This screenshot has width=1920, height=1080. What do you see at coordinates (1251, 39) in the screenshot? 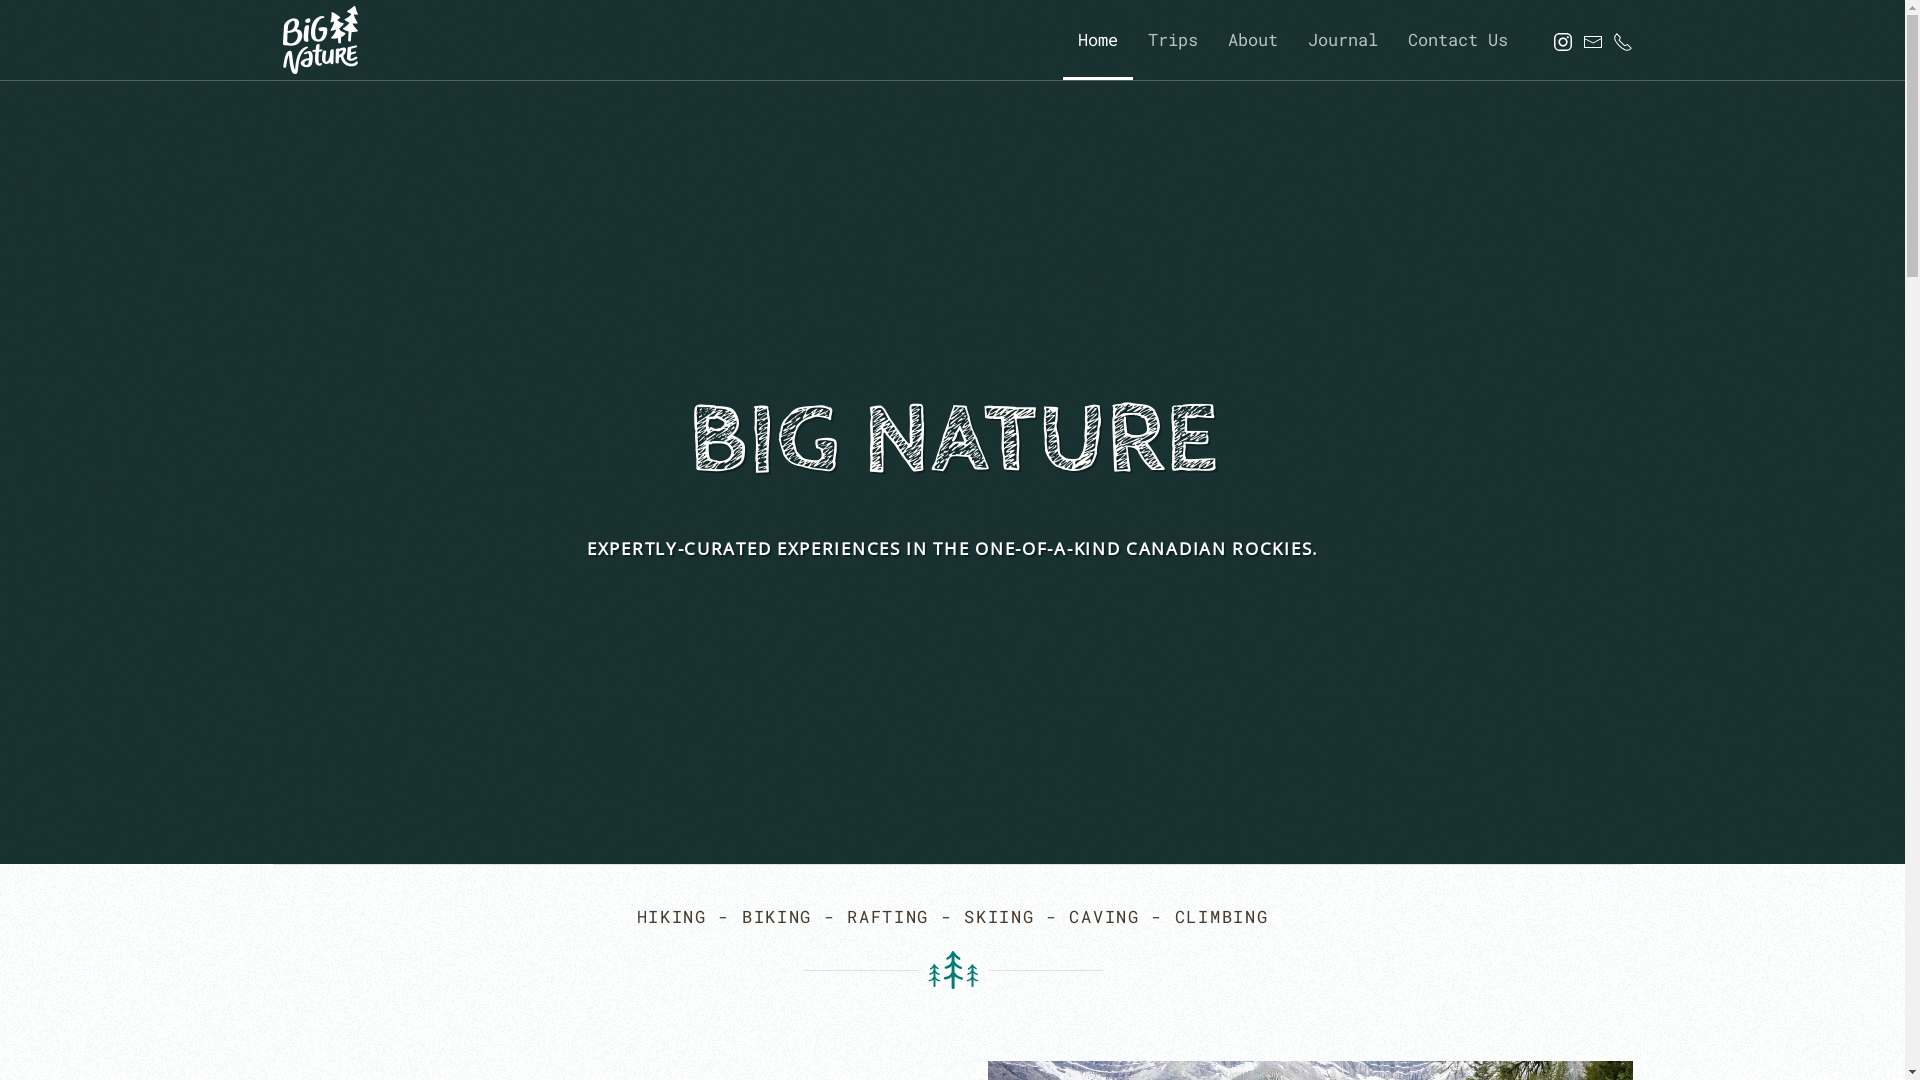
I see `'About'` at bounding box center [1251, 39].